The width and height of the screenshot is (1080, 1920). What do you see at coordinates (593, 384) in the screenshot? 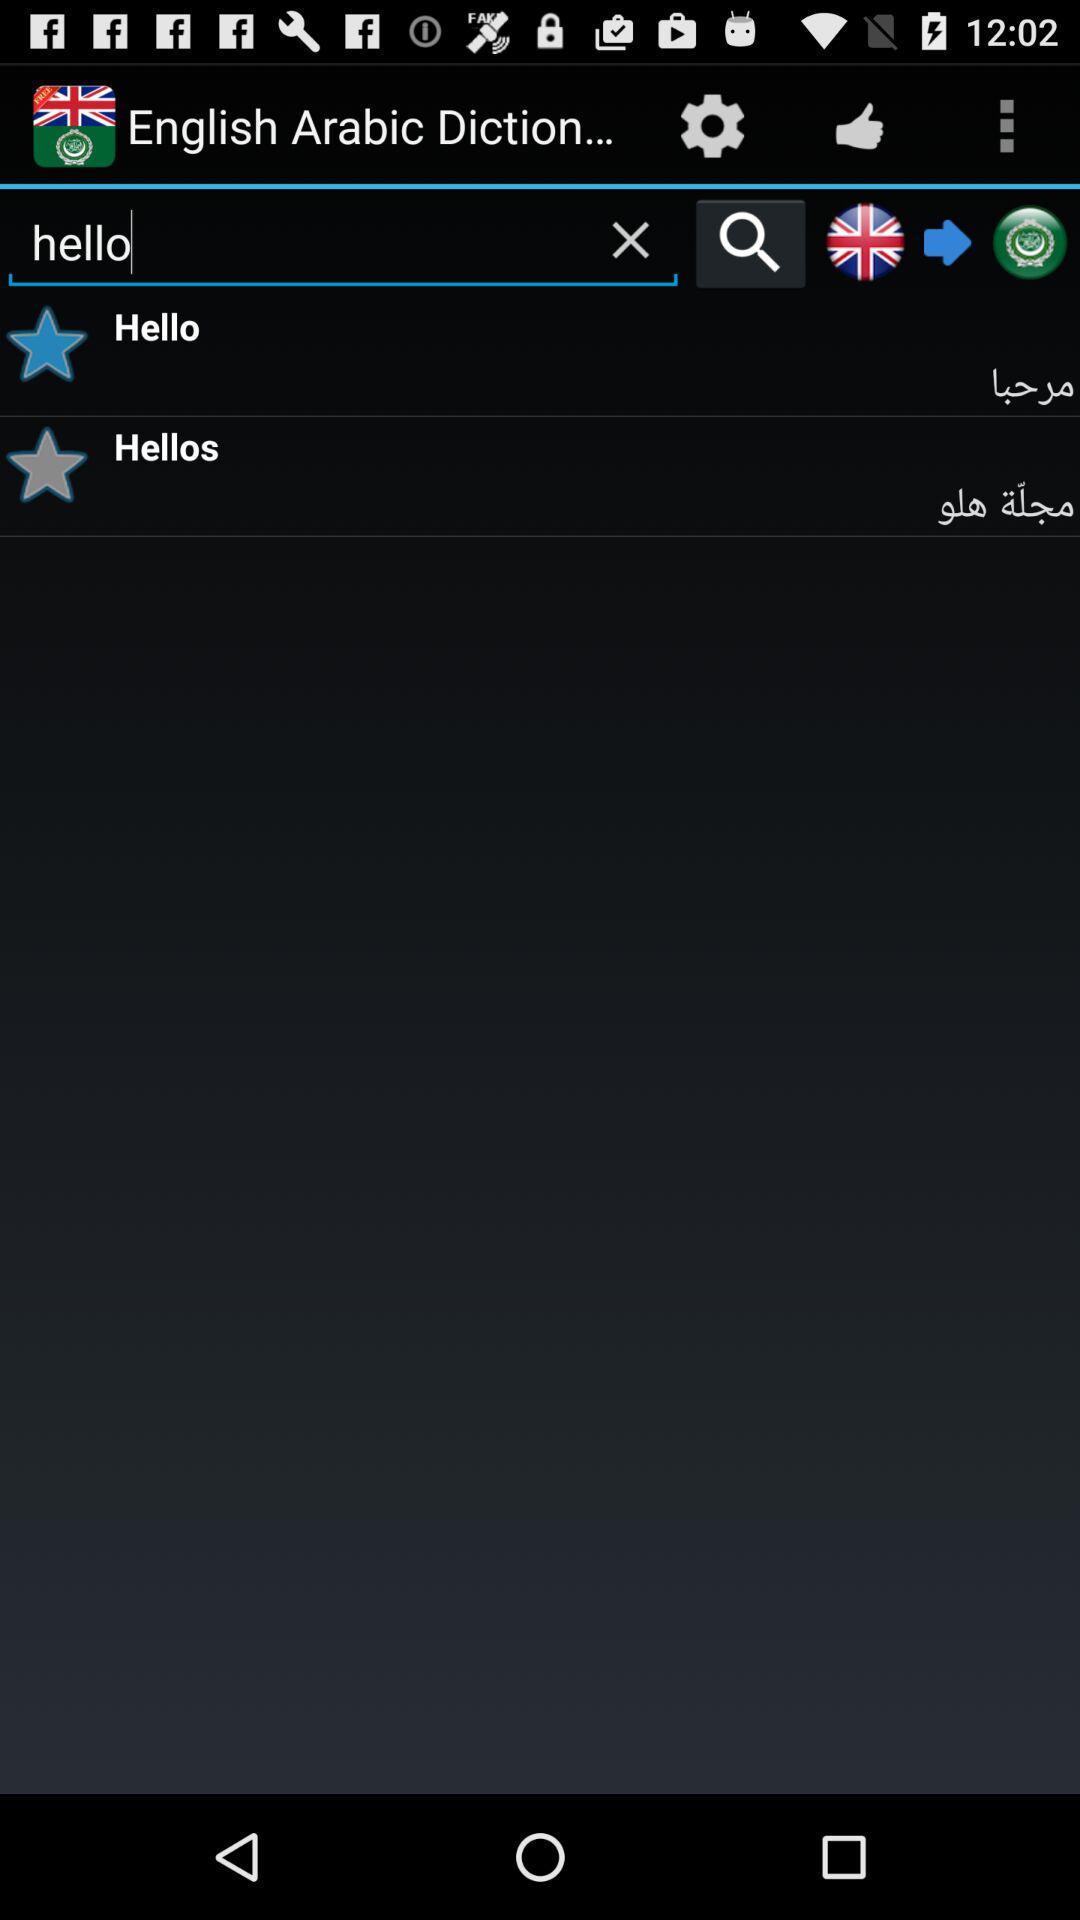
I see `app below the hello` at bounding box center [593, 384].